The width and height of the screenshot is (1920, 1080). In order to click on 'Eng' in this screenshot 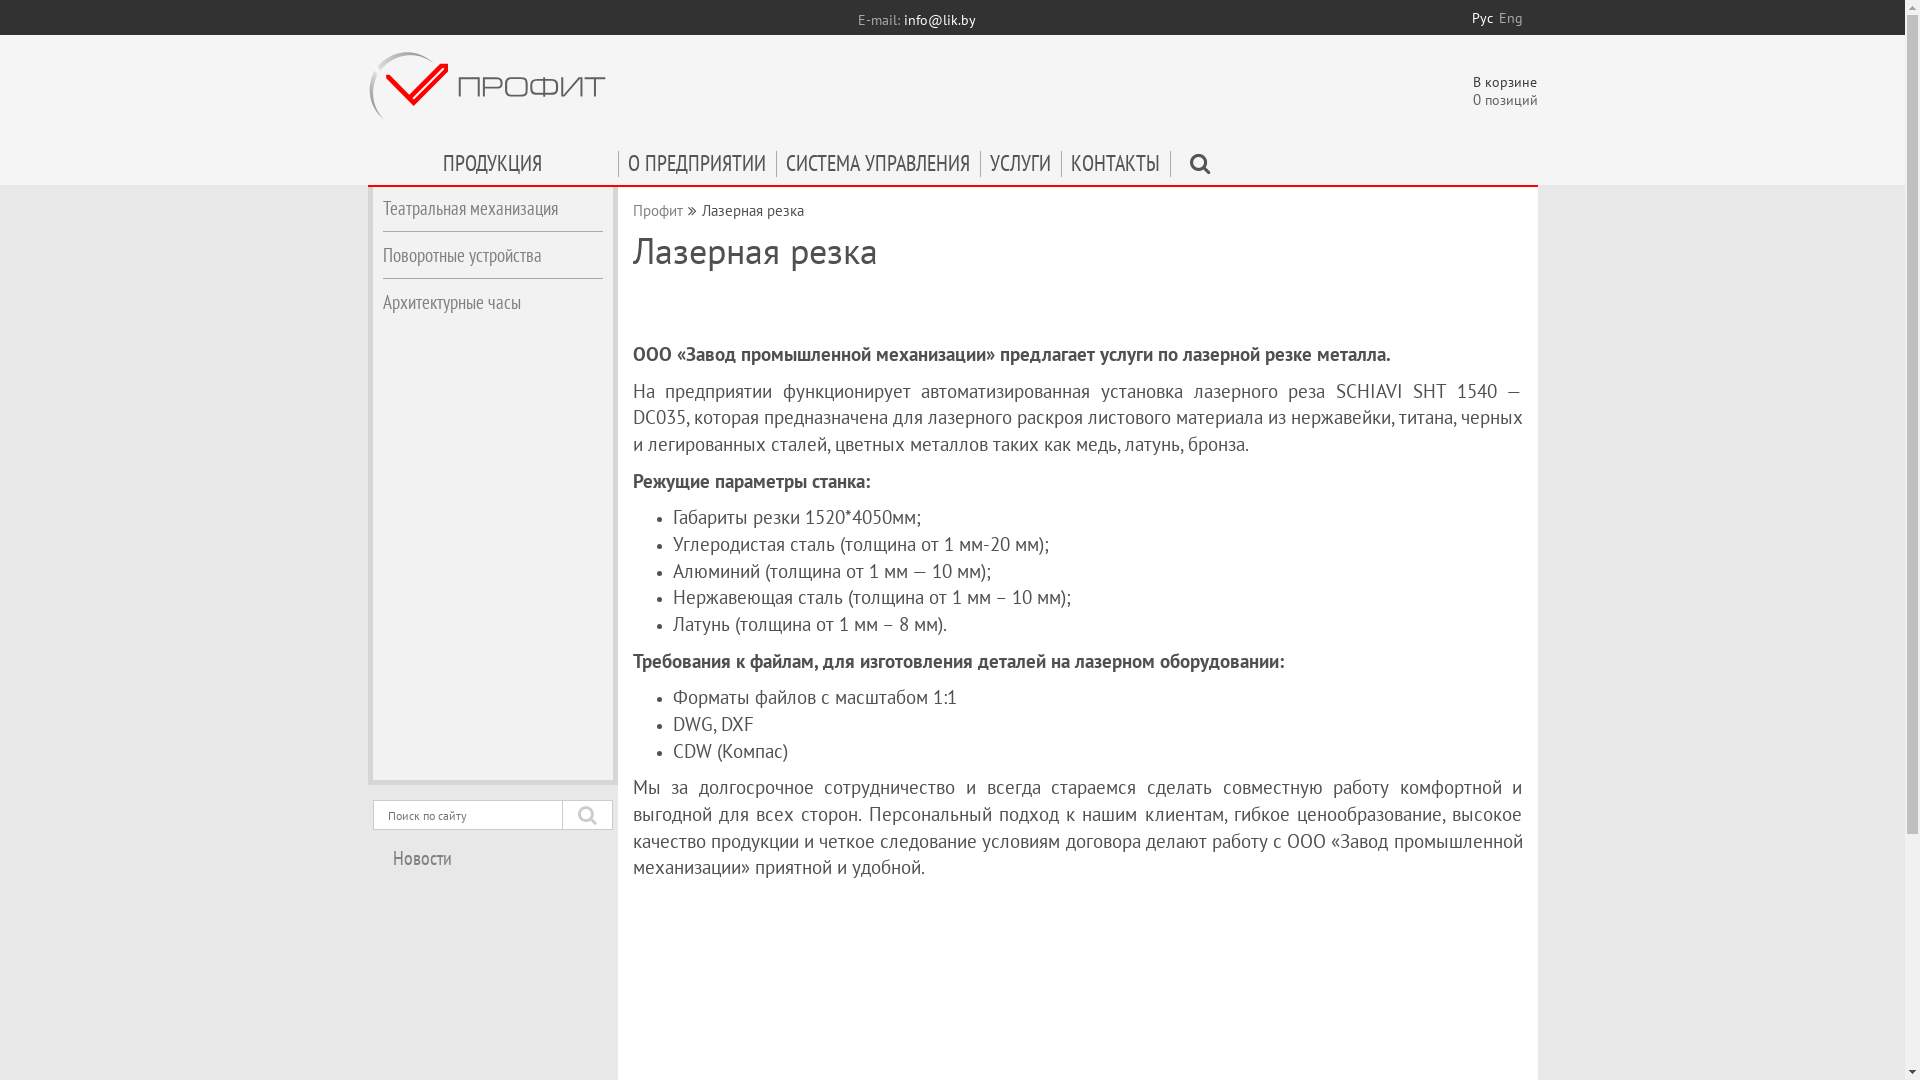, I will do `click(1510, 18)`.